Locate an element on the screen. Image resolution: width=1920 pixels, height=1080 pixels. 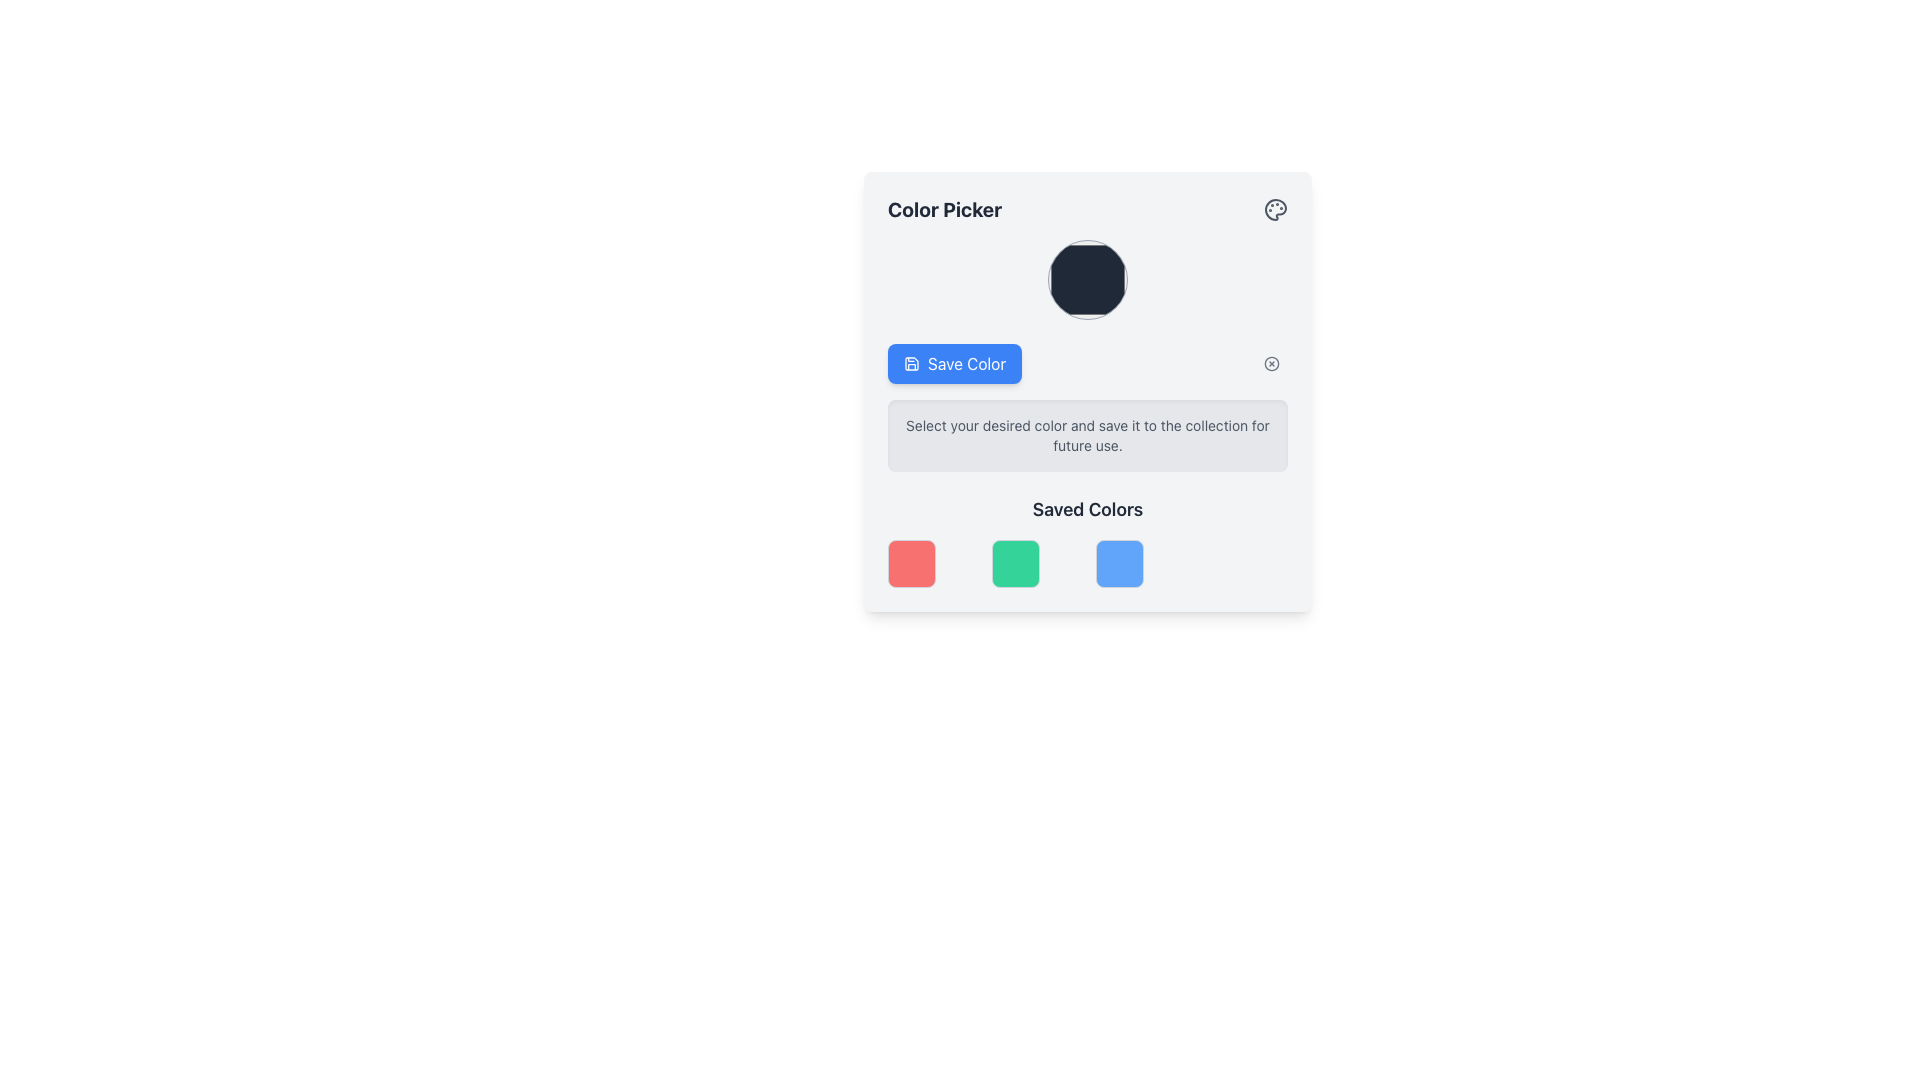
the vibrant red color swatch tile in the 'Saved Colors' section is located at coordinates (911, 563).